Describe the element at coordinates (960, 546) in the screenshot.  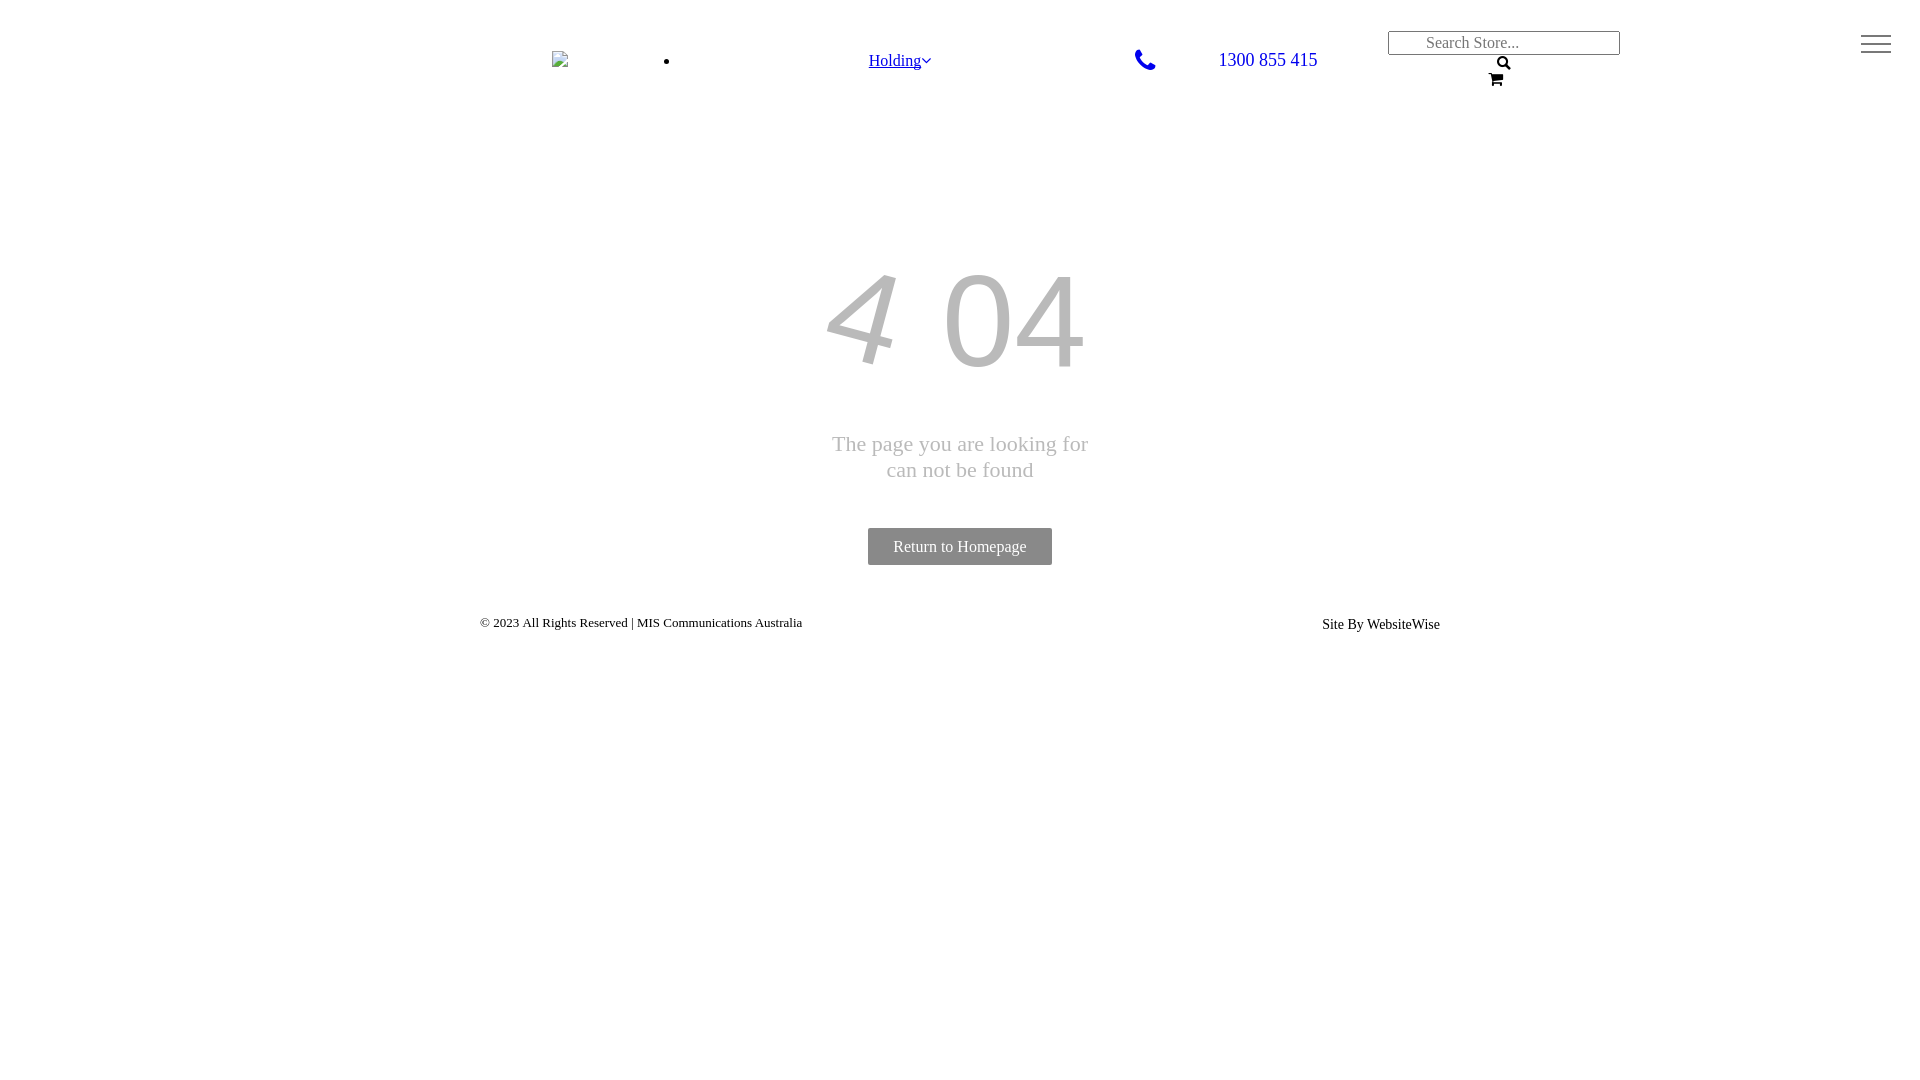
I see `'Return to Homepage'` at that location.